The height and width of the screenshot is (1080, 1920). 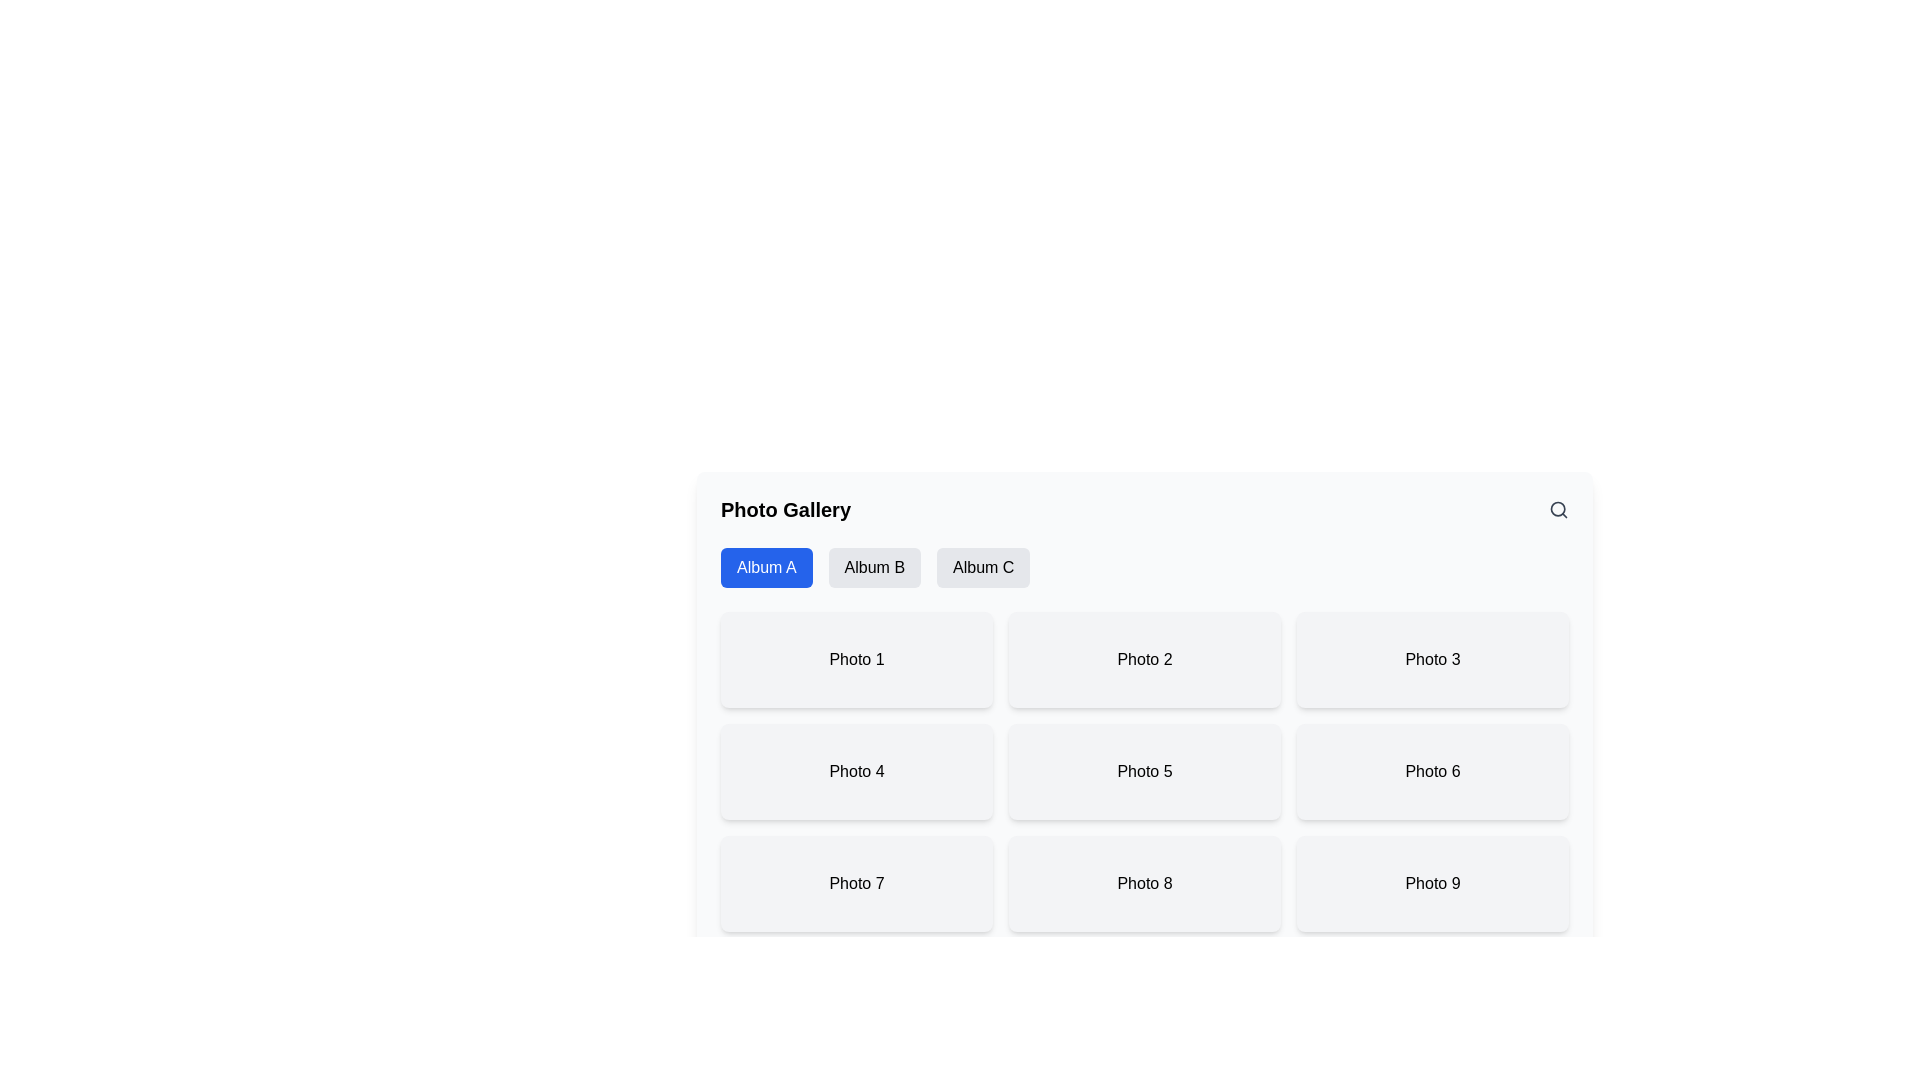 I want to click on the button labeled 'Album B' to change its background color from gray to lighter gray, so click(x=874, y=567).